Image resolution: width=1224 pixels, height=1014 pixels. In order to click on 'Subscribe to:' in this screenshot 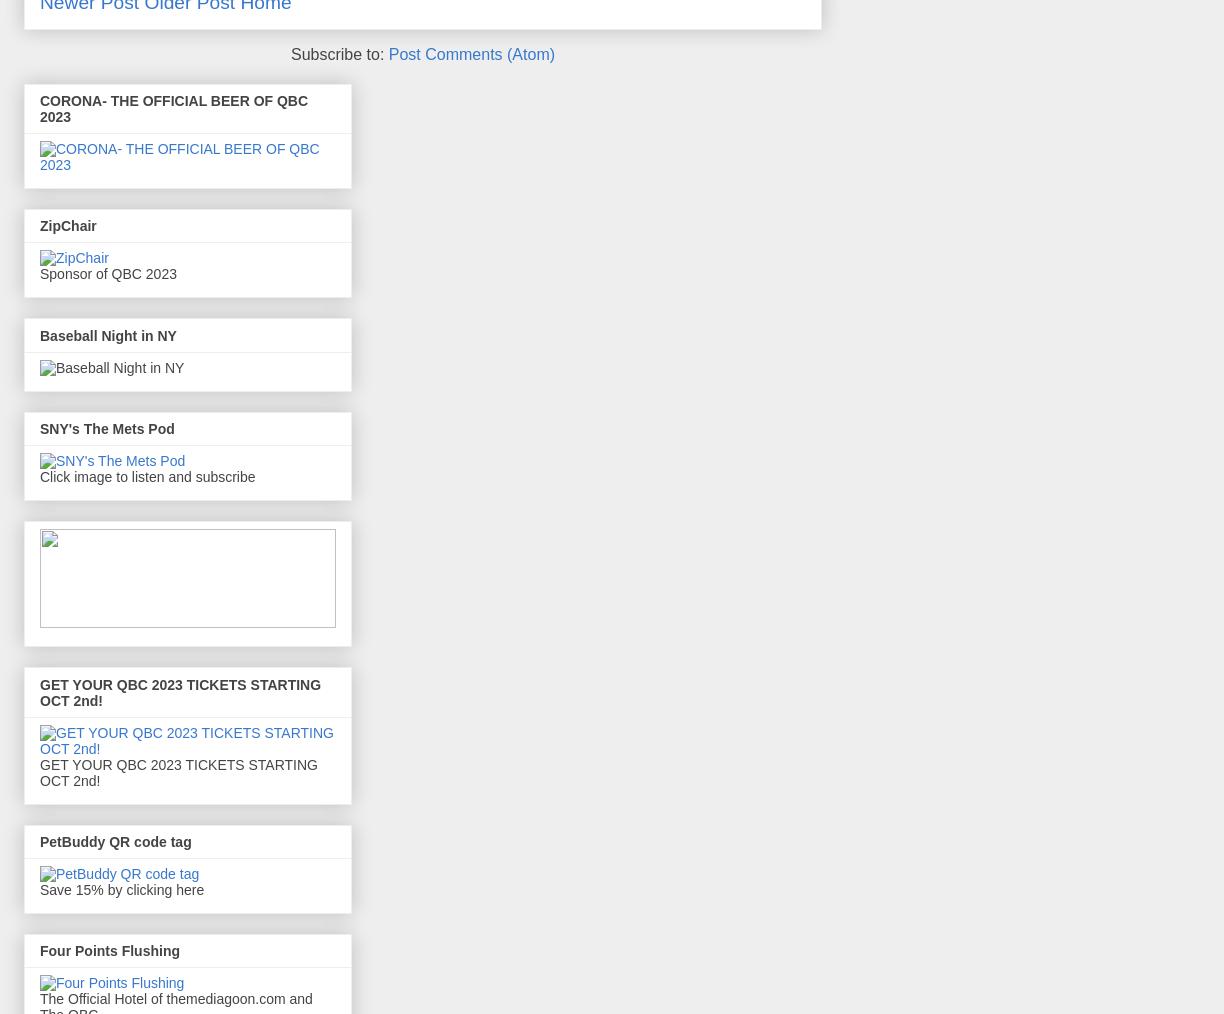, I will do `click(288, 52)`.